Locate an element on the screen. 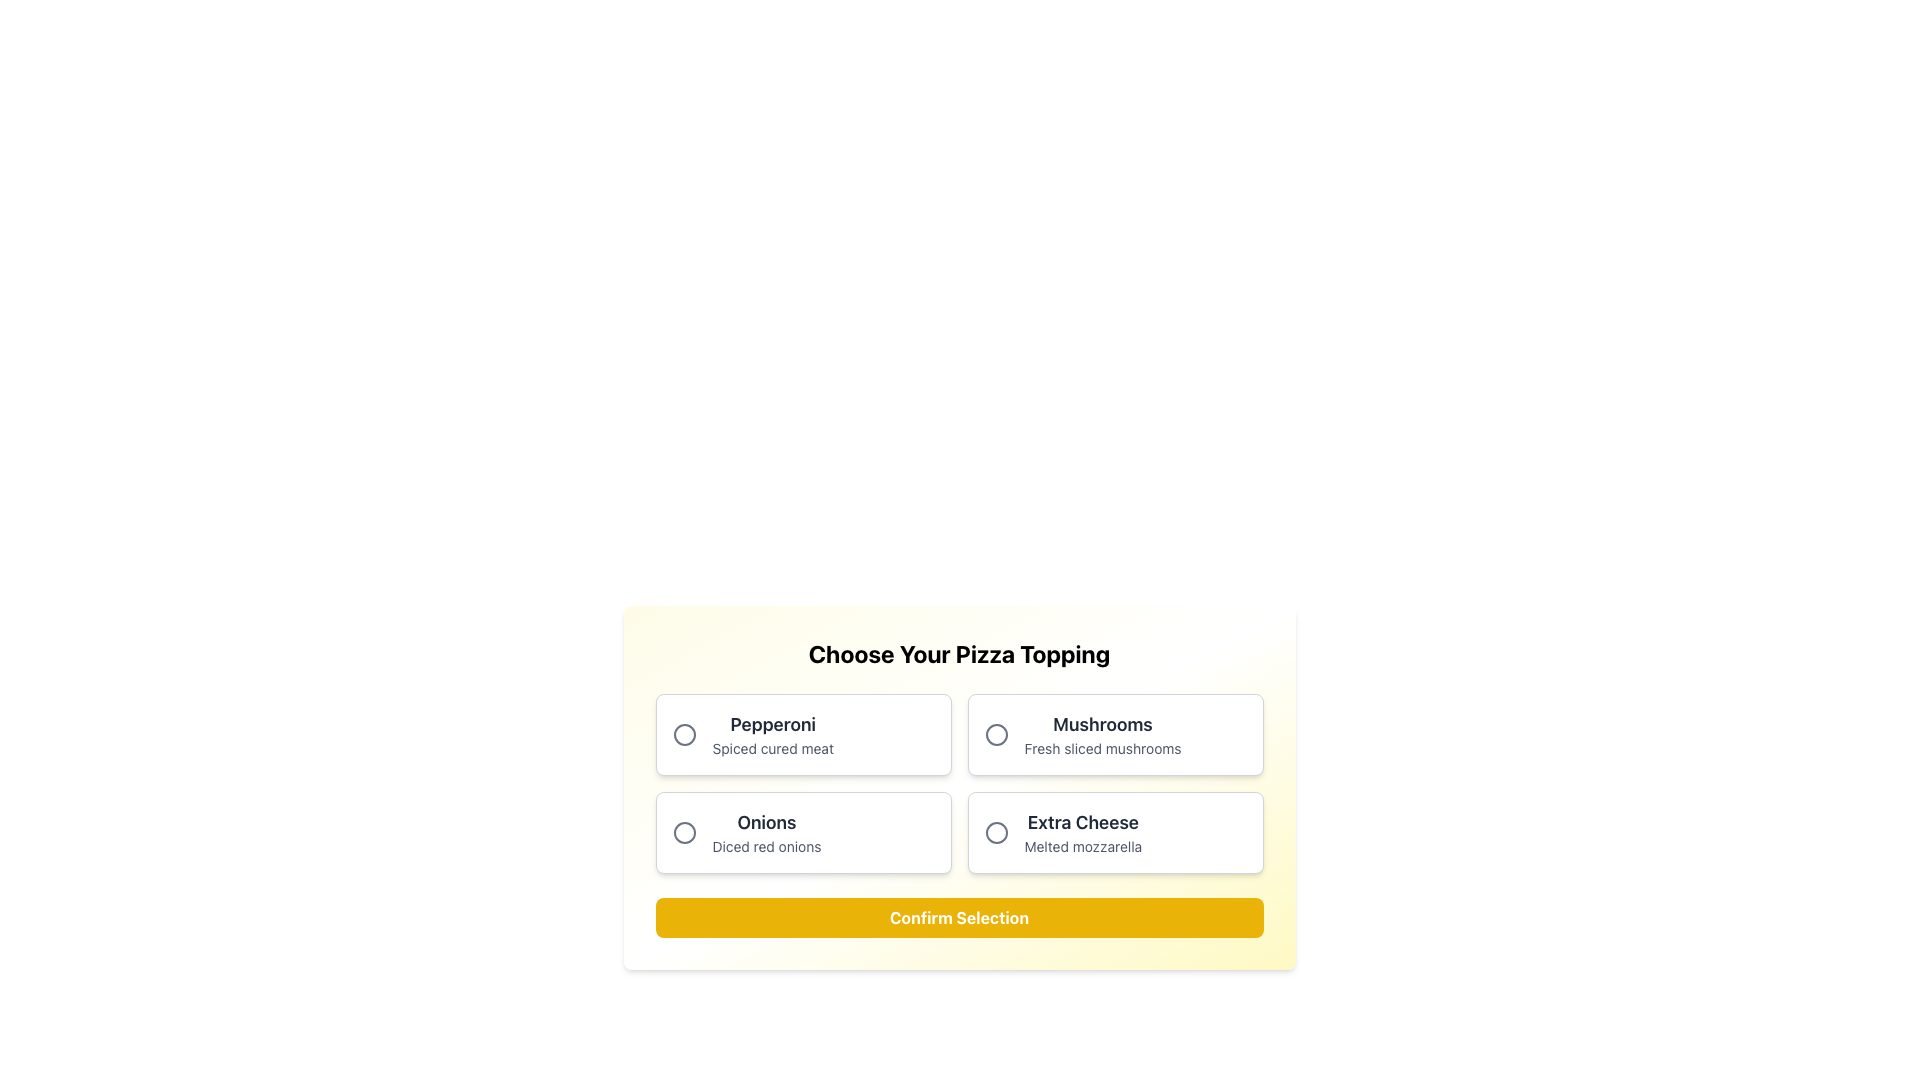  the circular icon indicating the selection status for the 'Mushrooms' topping, which is located on the right side of the toppings interface as the second option in the top row is located at coordinates (996, 735).